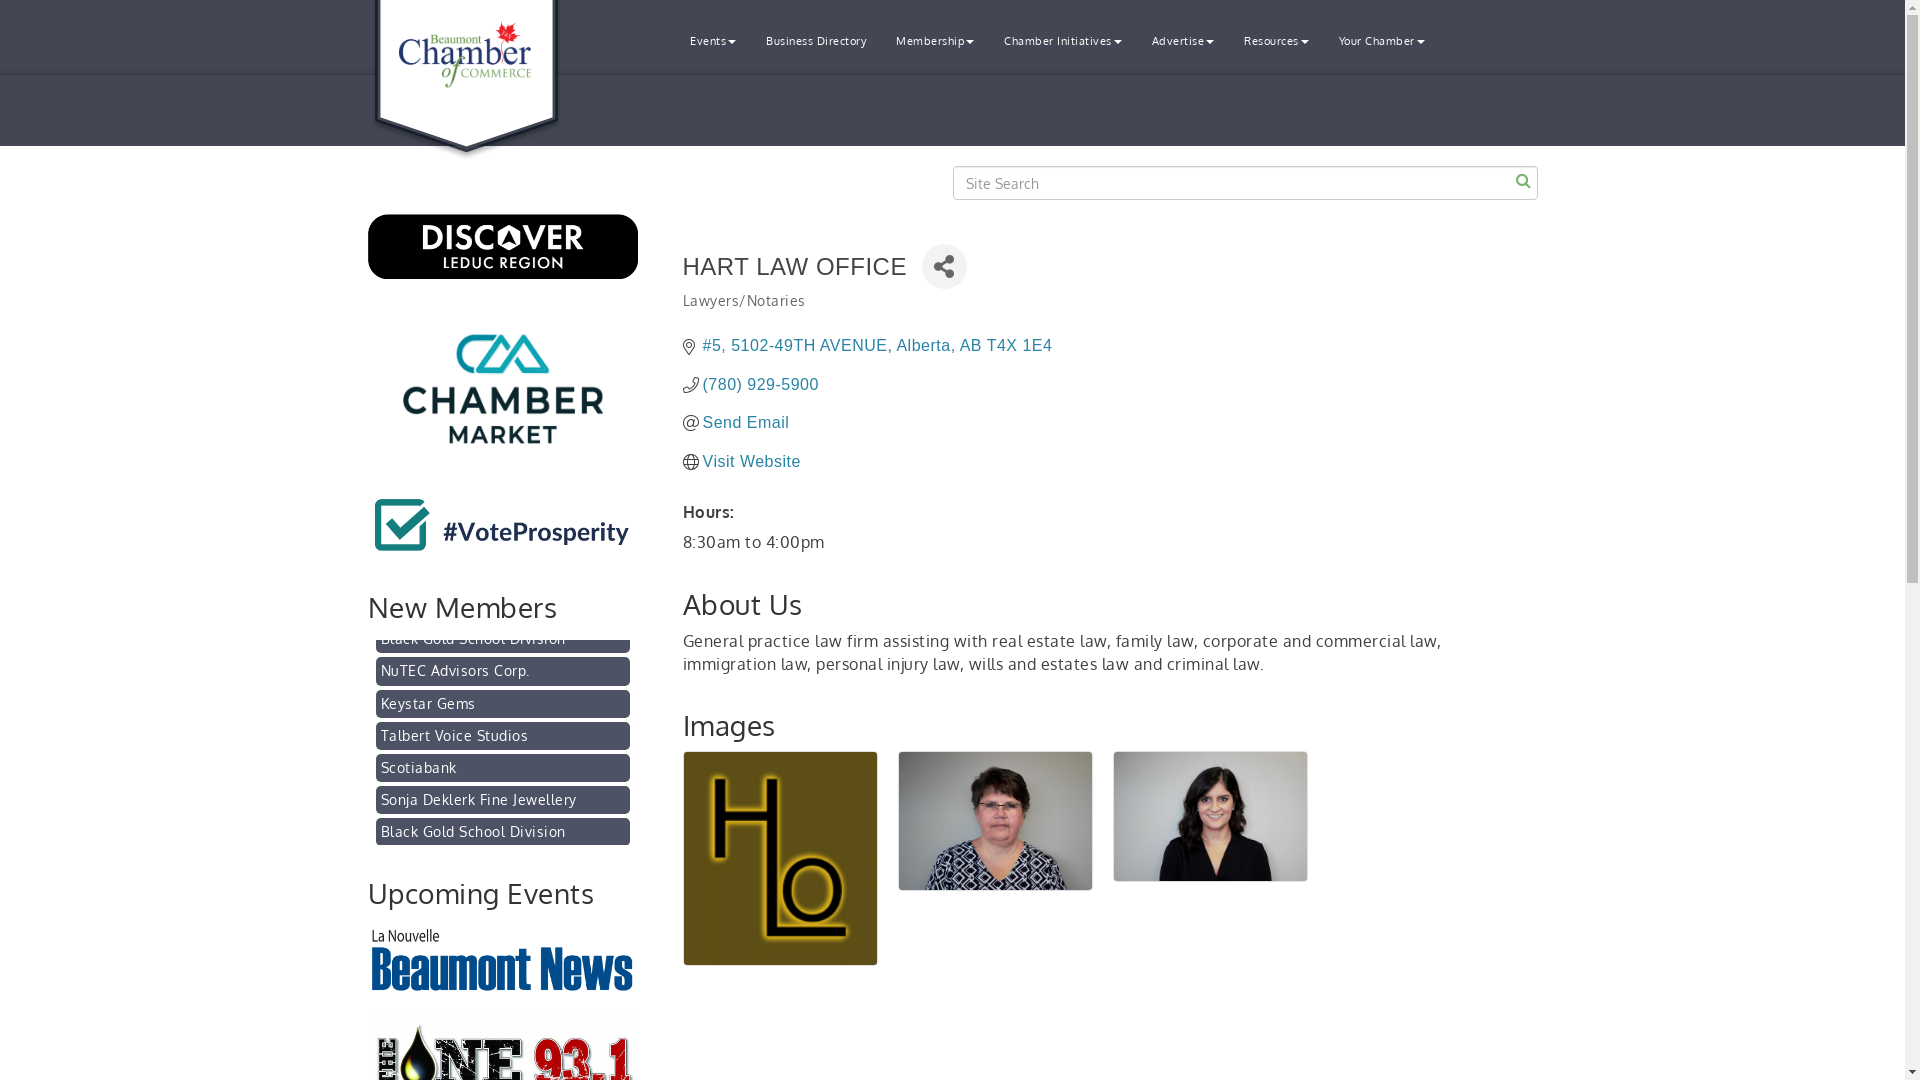 This screenshot has width=1920, height=1080. Describe the element at coordinates (877, 344) in the screenshot. I see `'#5, 5102-49TH AVENUE Alberta AB T4X 1E4'` at that location.